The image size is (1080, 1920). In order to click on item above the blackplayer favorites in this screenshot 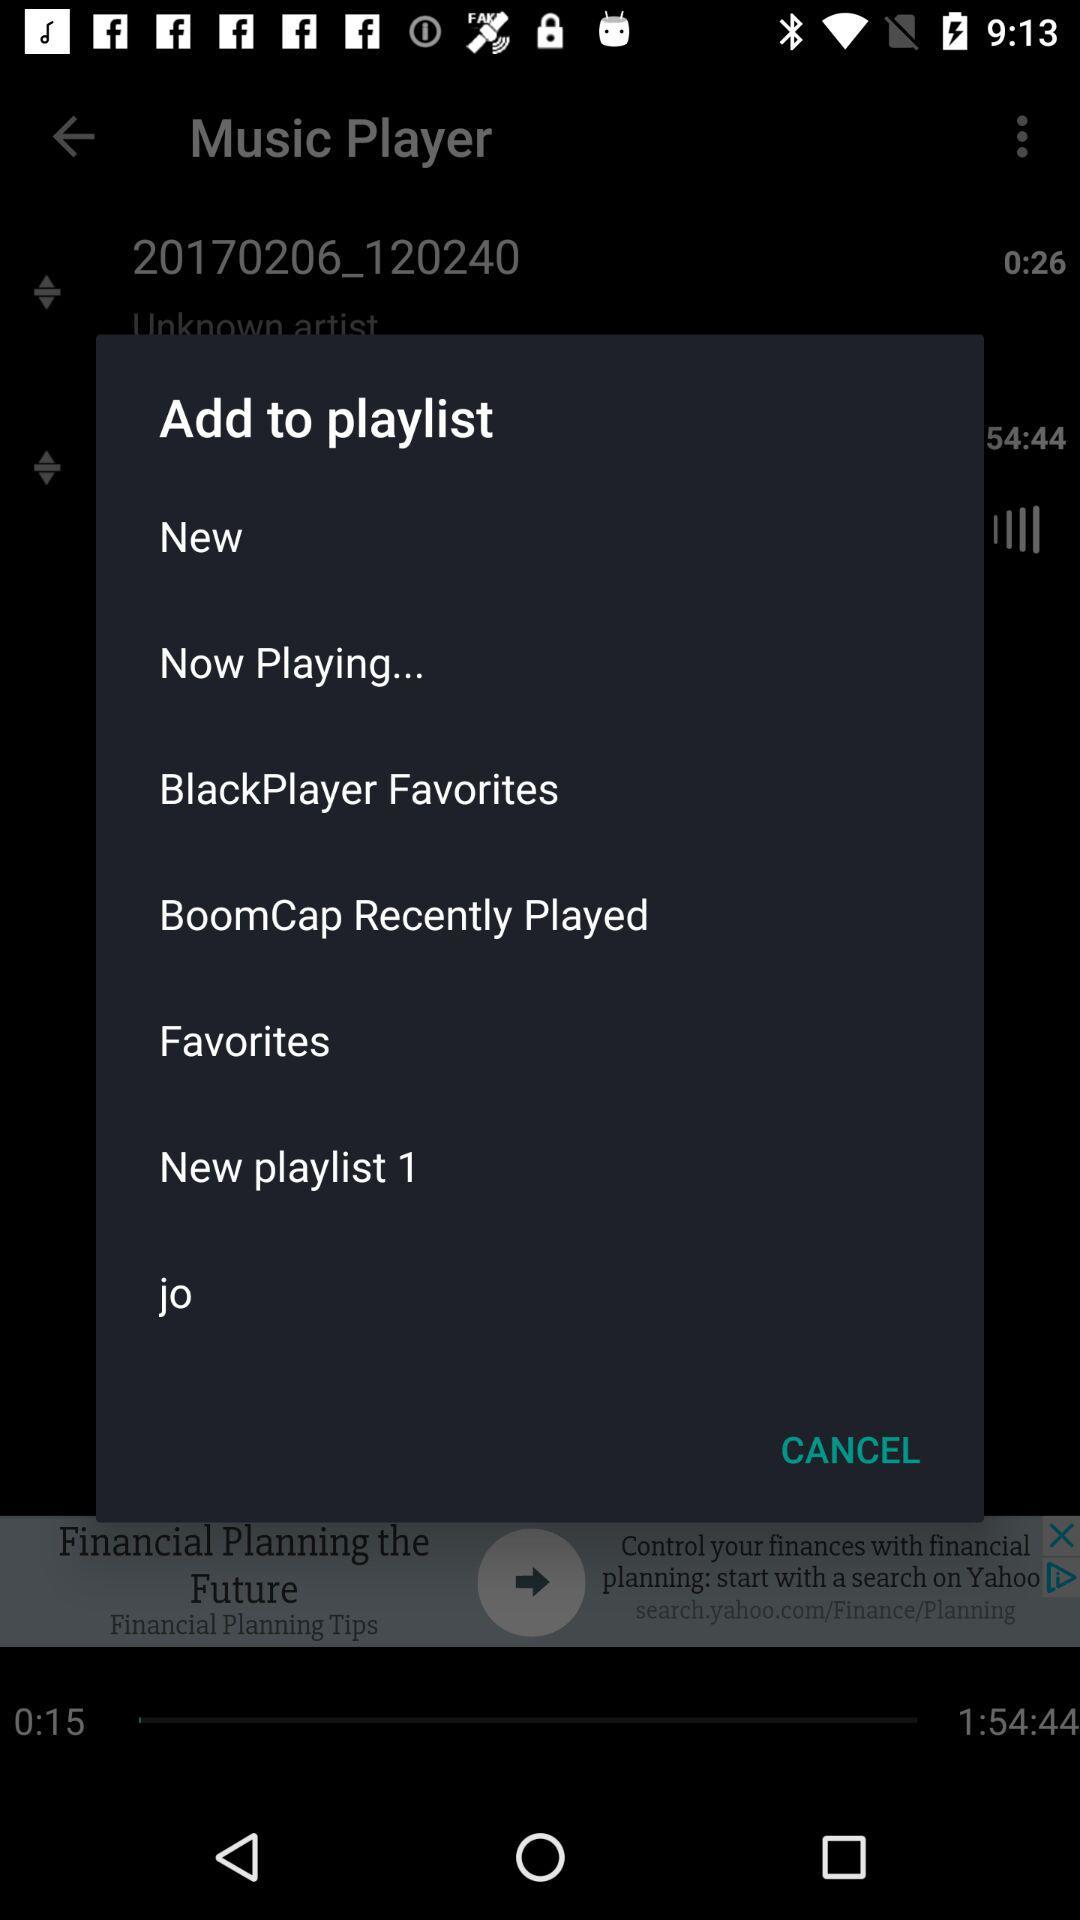, I will do `click(540, 661)`.